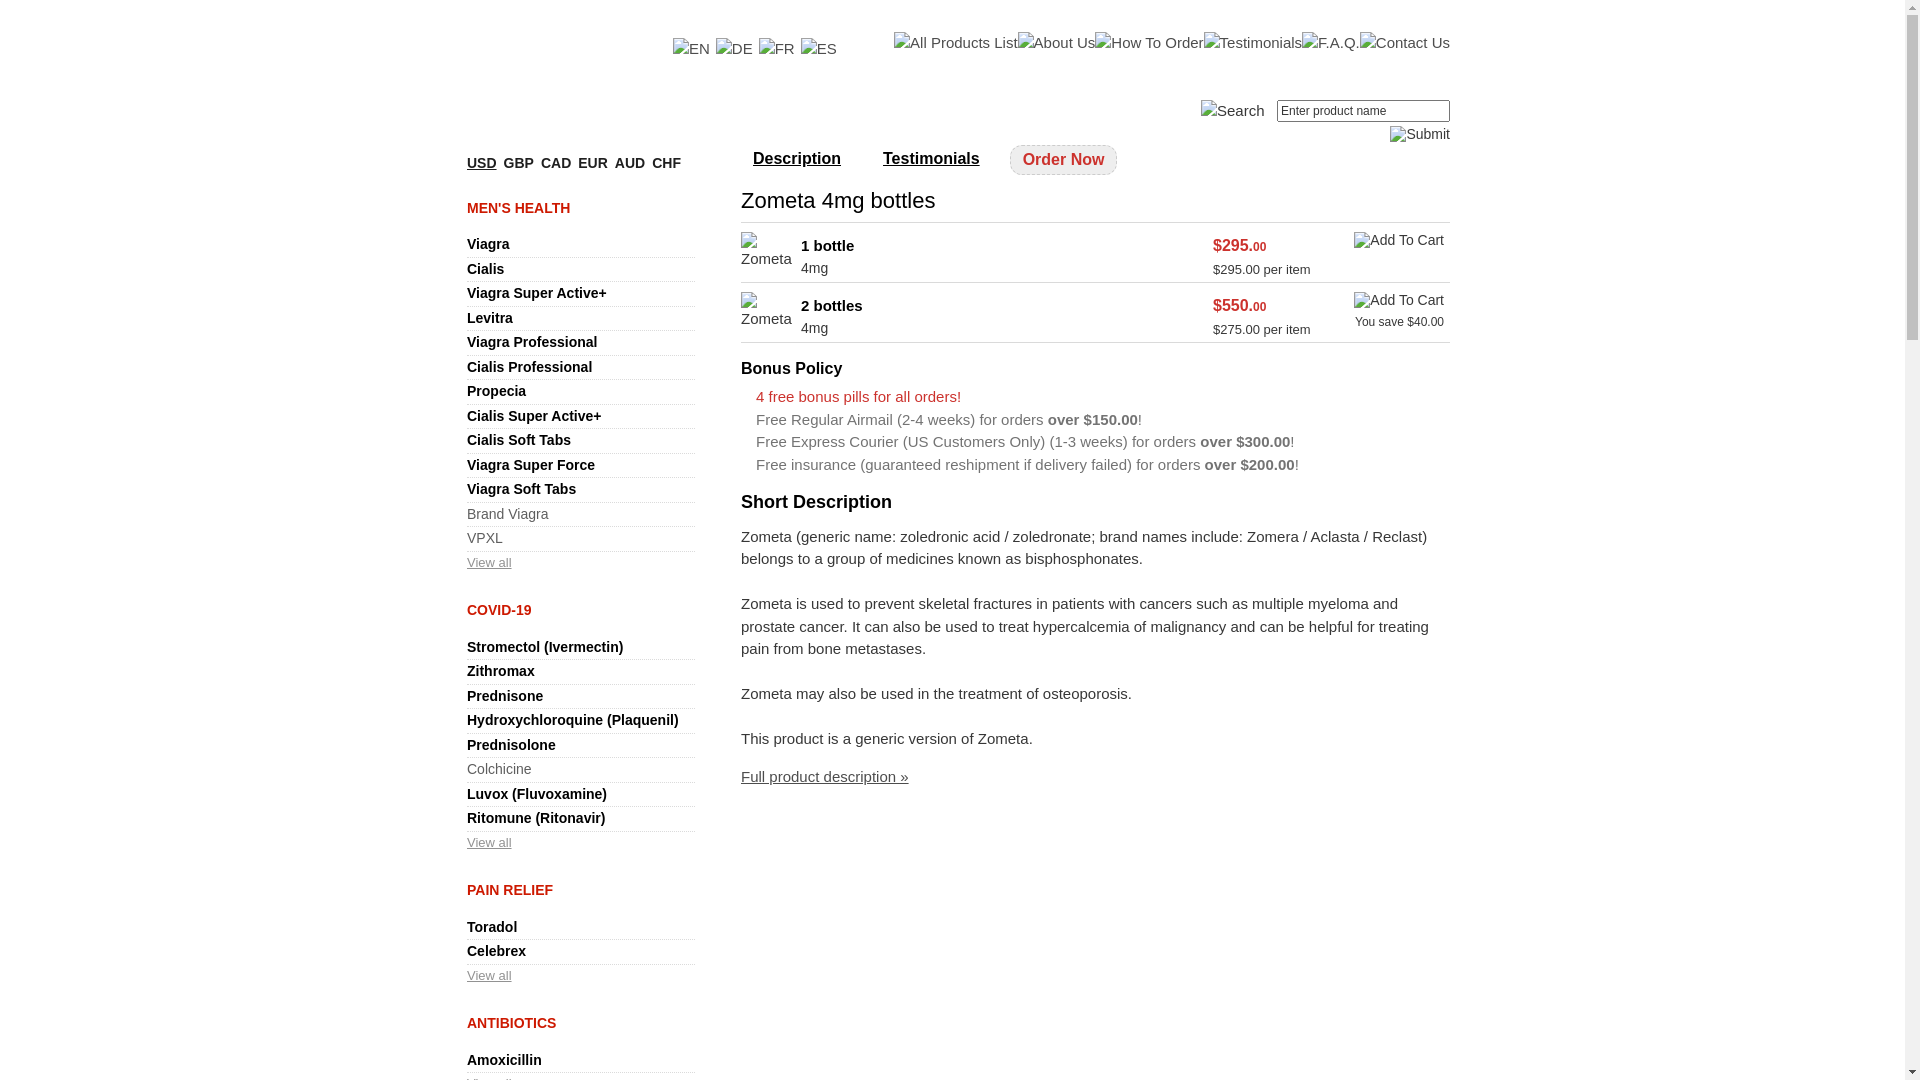 Image resolution: width=1920 pixels, height=1080 pixels. I want to click on 'English', so click(691, 48).